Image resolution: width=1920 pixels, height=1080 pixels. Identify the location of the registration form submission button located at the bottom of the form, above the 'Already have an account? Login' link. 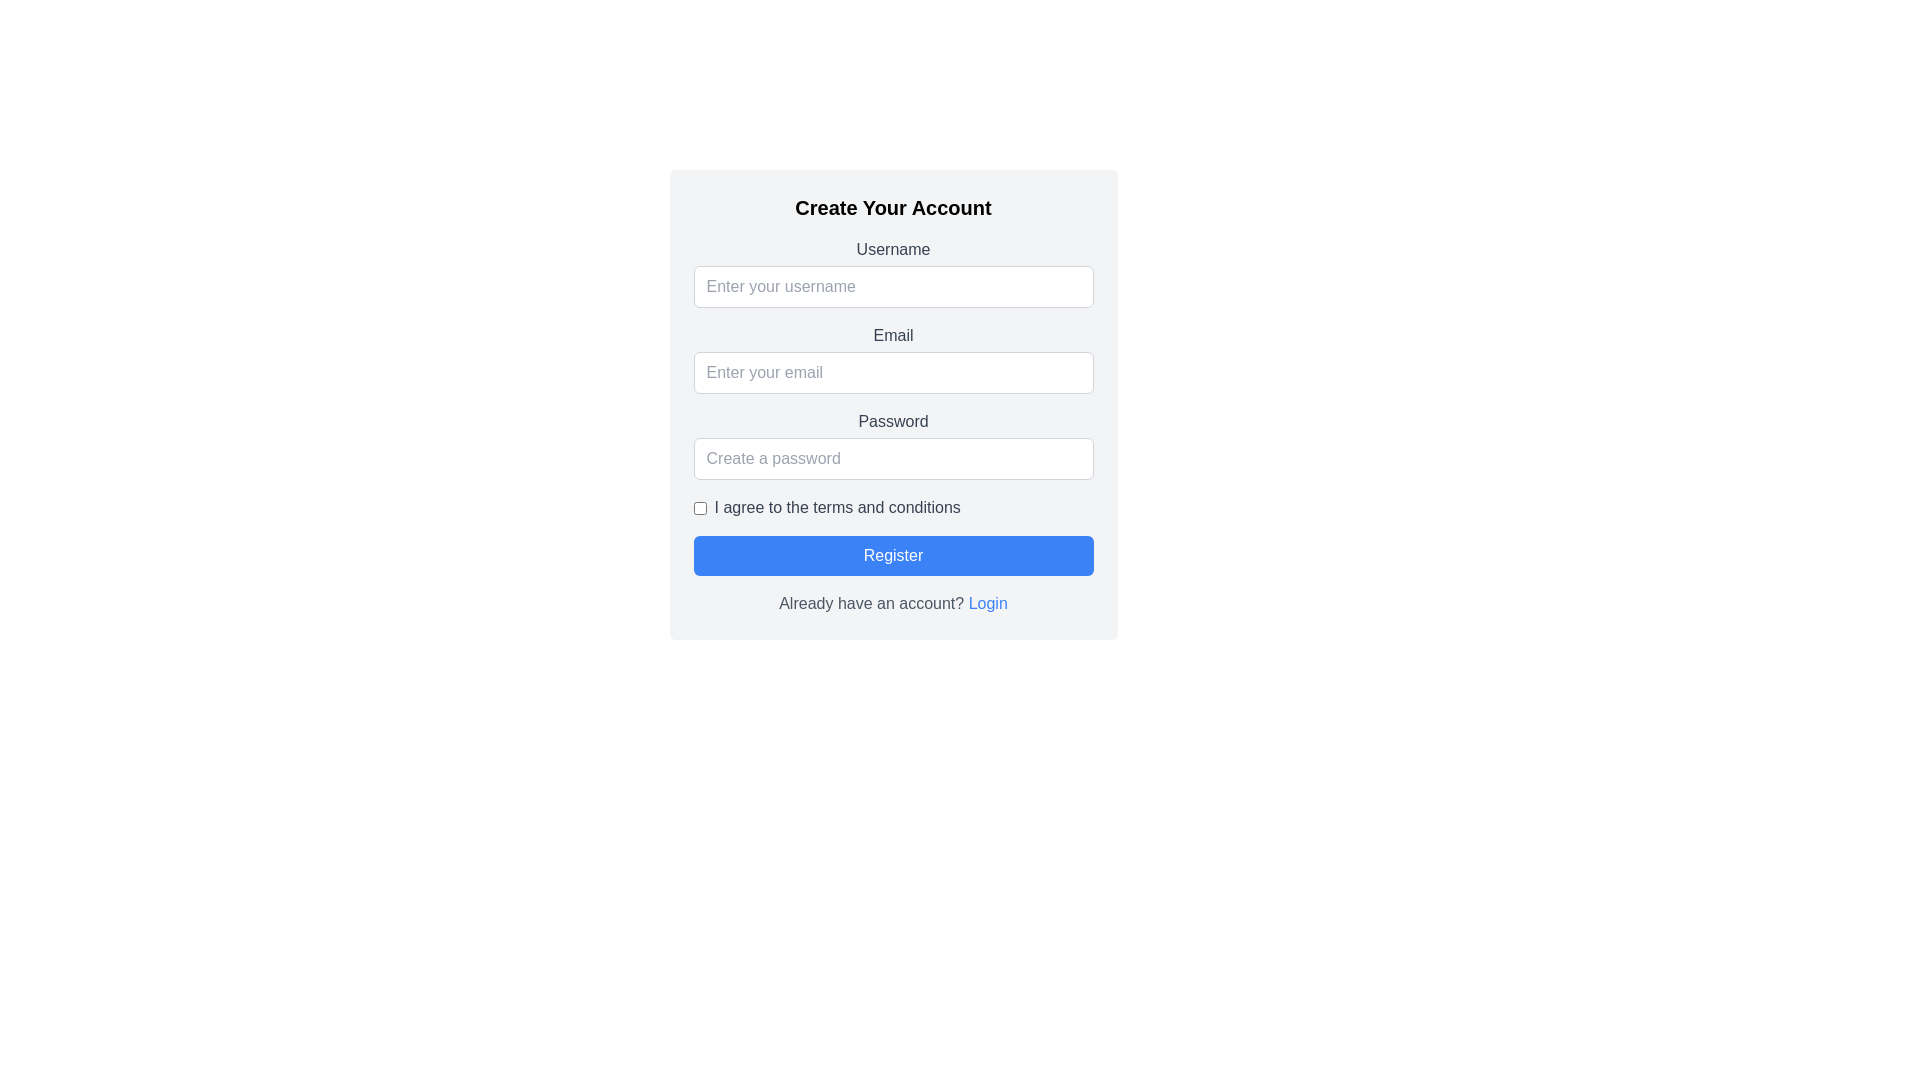
(892, 555).